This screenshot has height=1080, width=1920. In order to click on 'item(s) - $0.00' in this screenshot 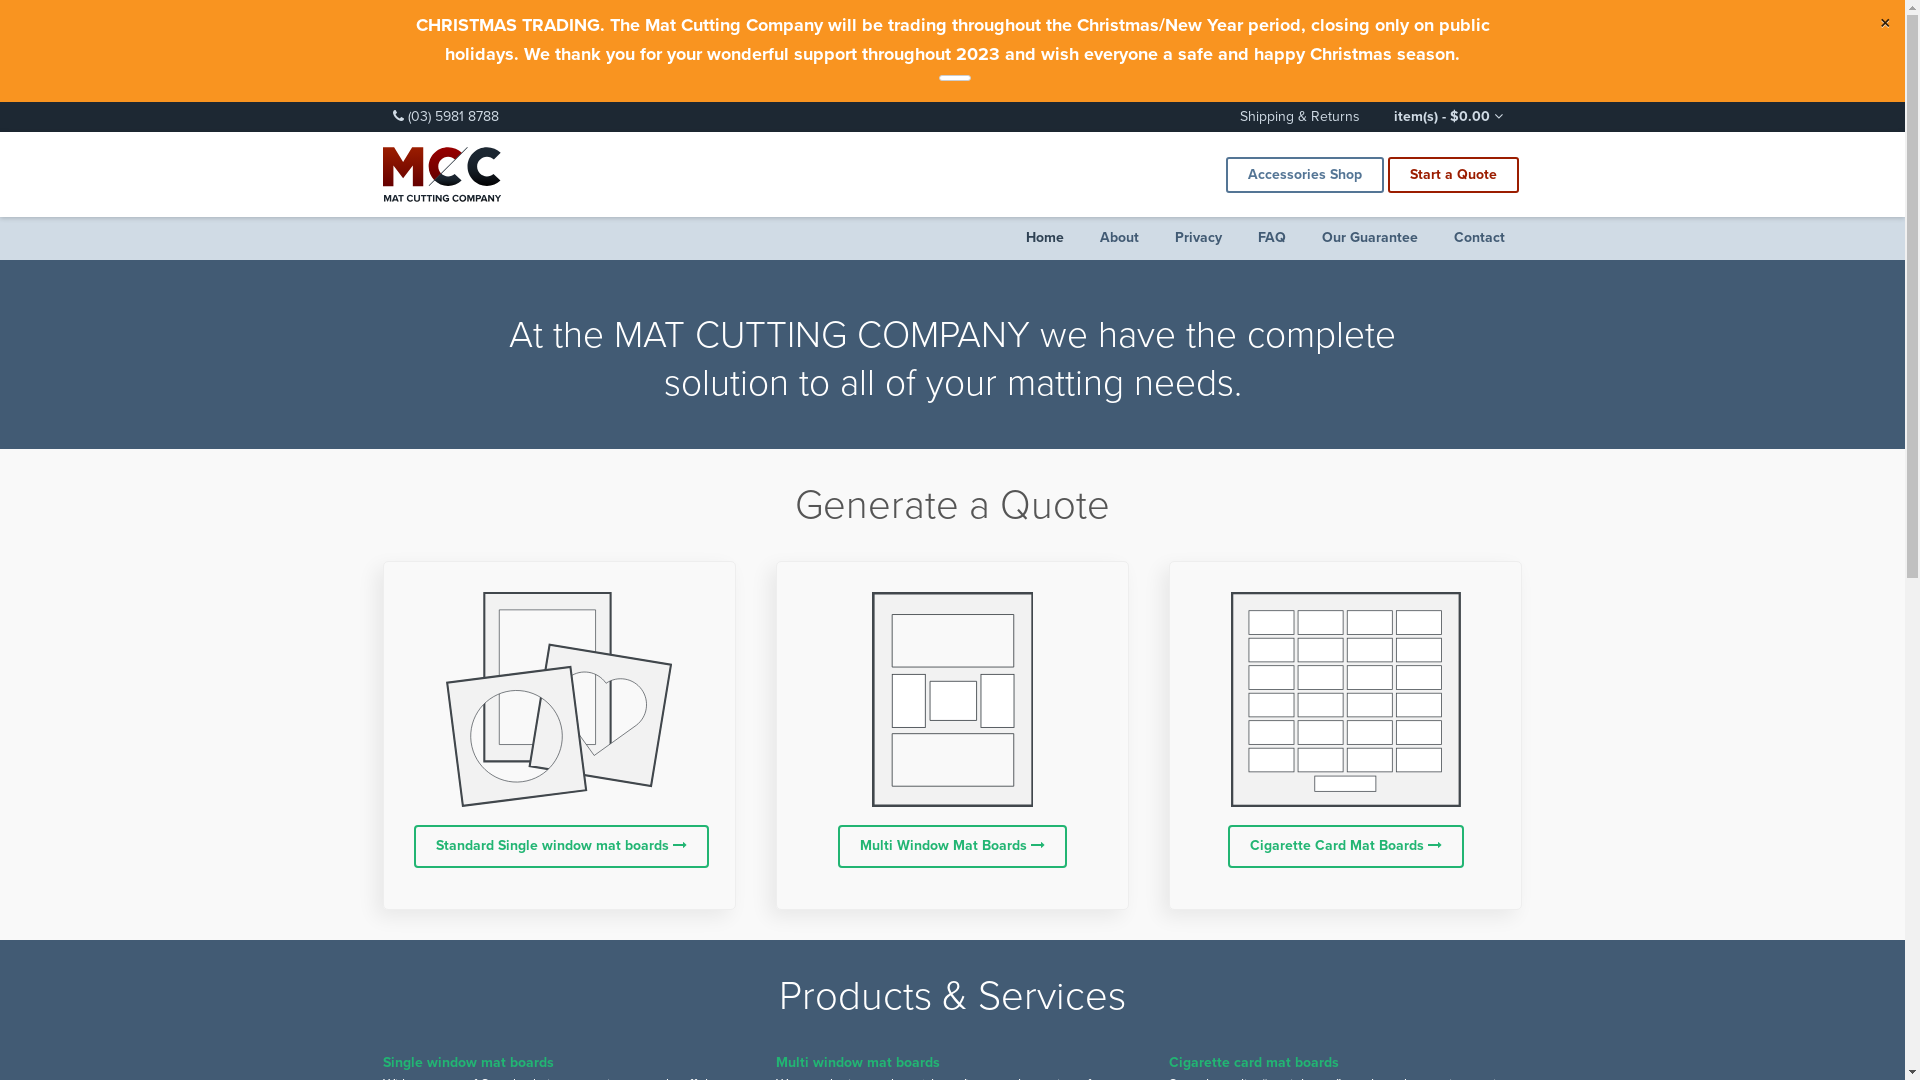, I will do `click(1448, 116)`.